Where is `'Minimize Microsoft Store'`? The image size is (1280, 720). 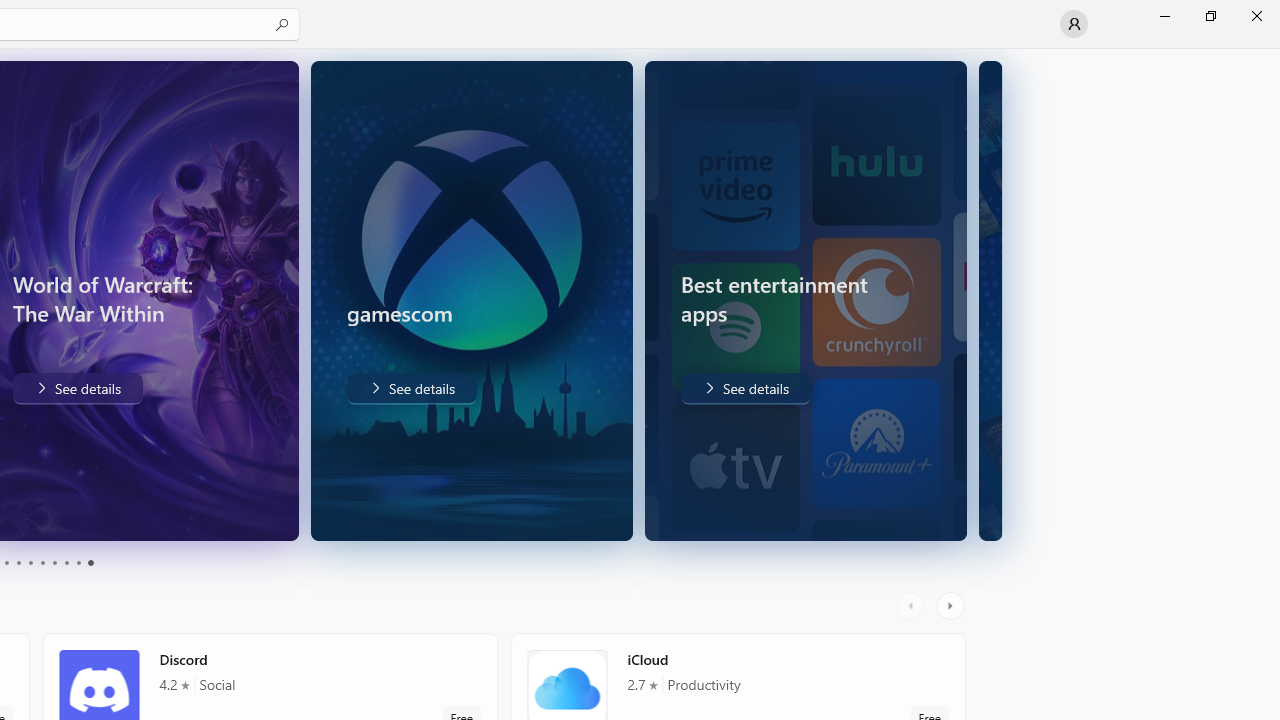 'Minimize Microsoft Store' is located at coordinates (1164, 15).